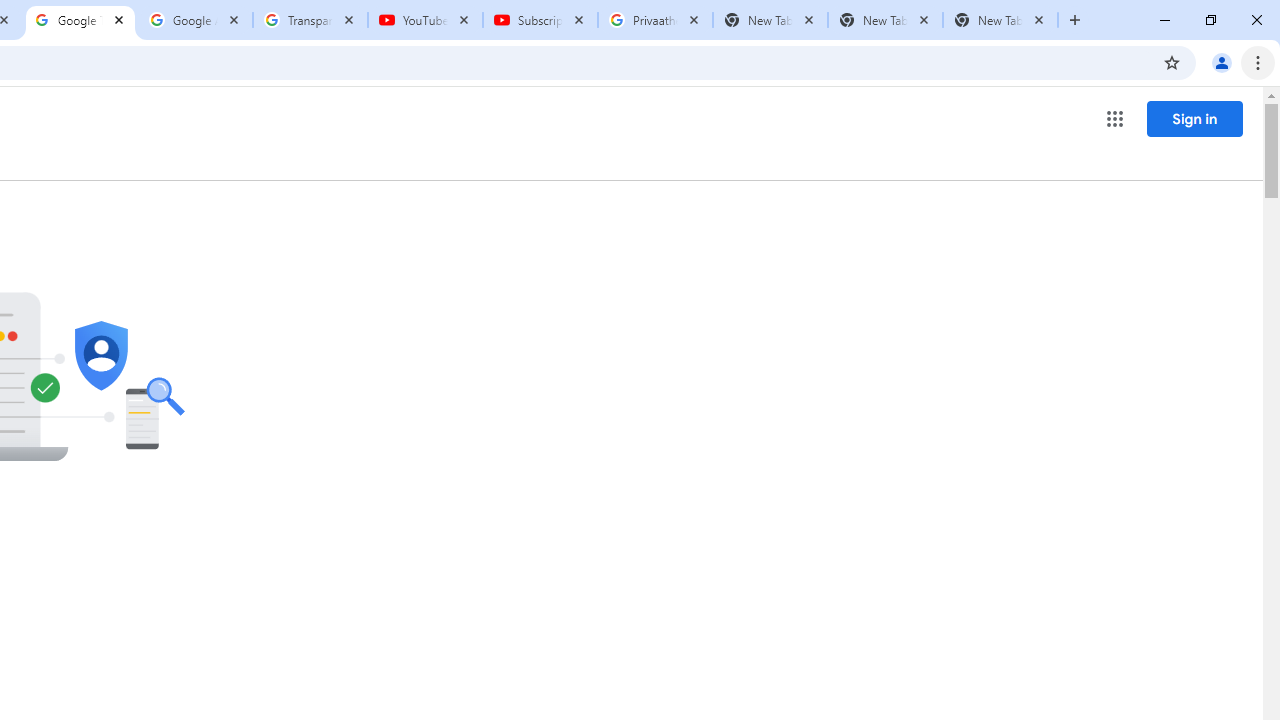 The image size is (1280, 720). What do you see at coordinates (423, 20) in the screenshot?
I see `'YouTube'` at bounding box center [423, 20].